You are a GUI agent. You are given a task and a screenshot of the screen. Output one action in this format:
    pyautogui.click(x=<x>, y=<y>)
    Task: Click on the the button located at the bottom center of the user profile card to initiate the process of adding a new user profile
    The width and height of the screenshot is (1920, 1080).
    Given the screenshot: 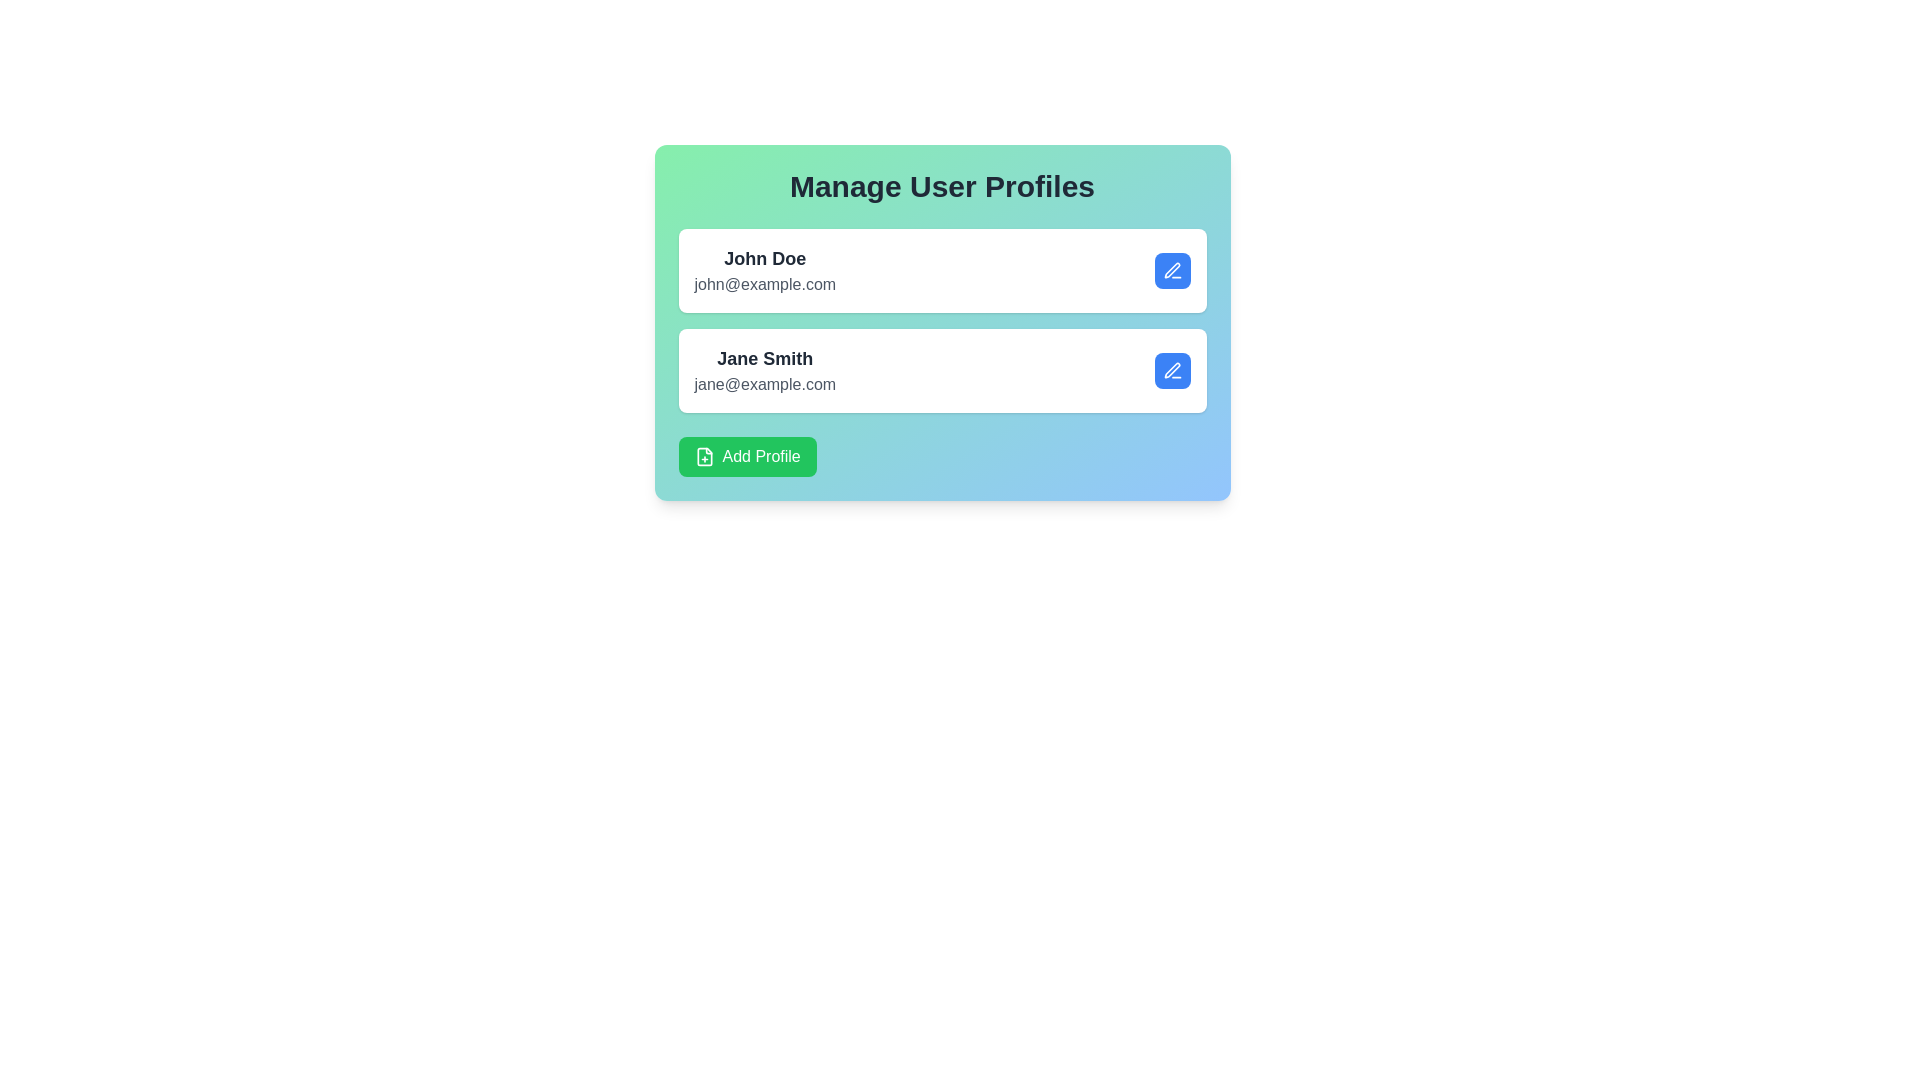 What is the action you would take?
    pyautogui.click(x=746, y=456)
    